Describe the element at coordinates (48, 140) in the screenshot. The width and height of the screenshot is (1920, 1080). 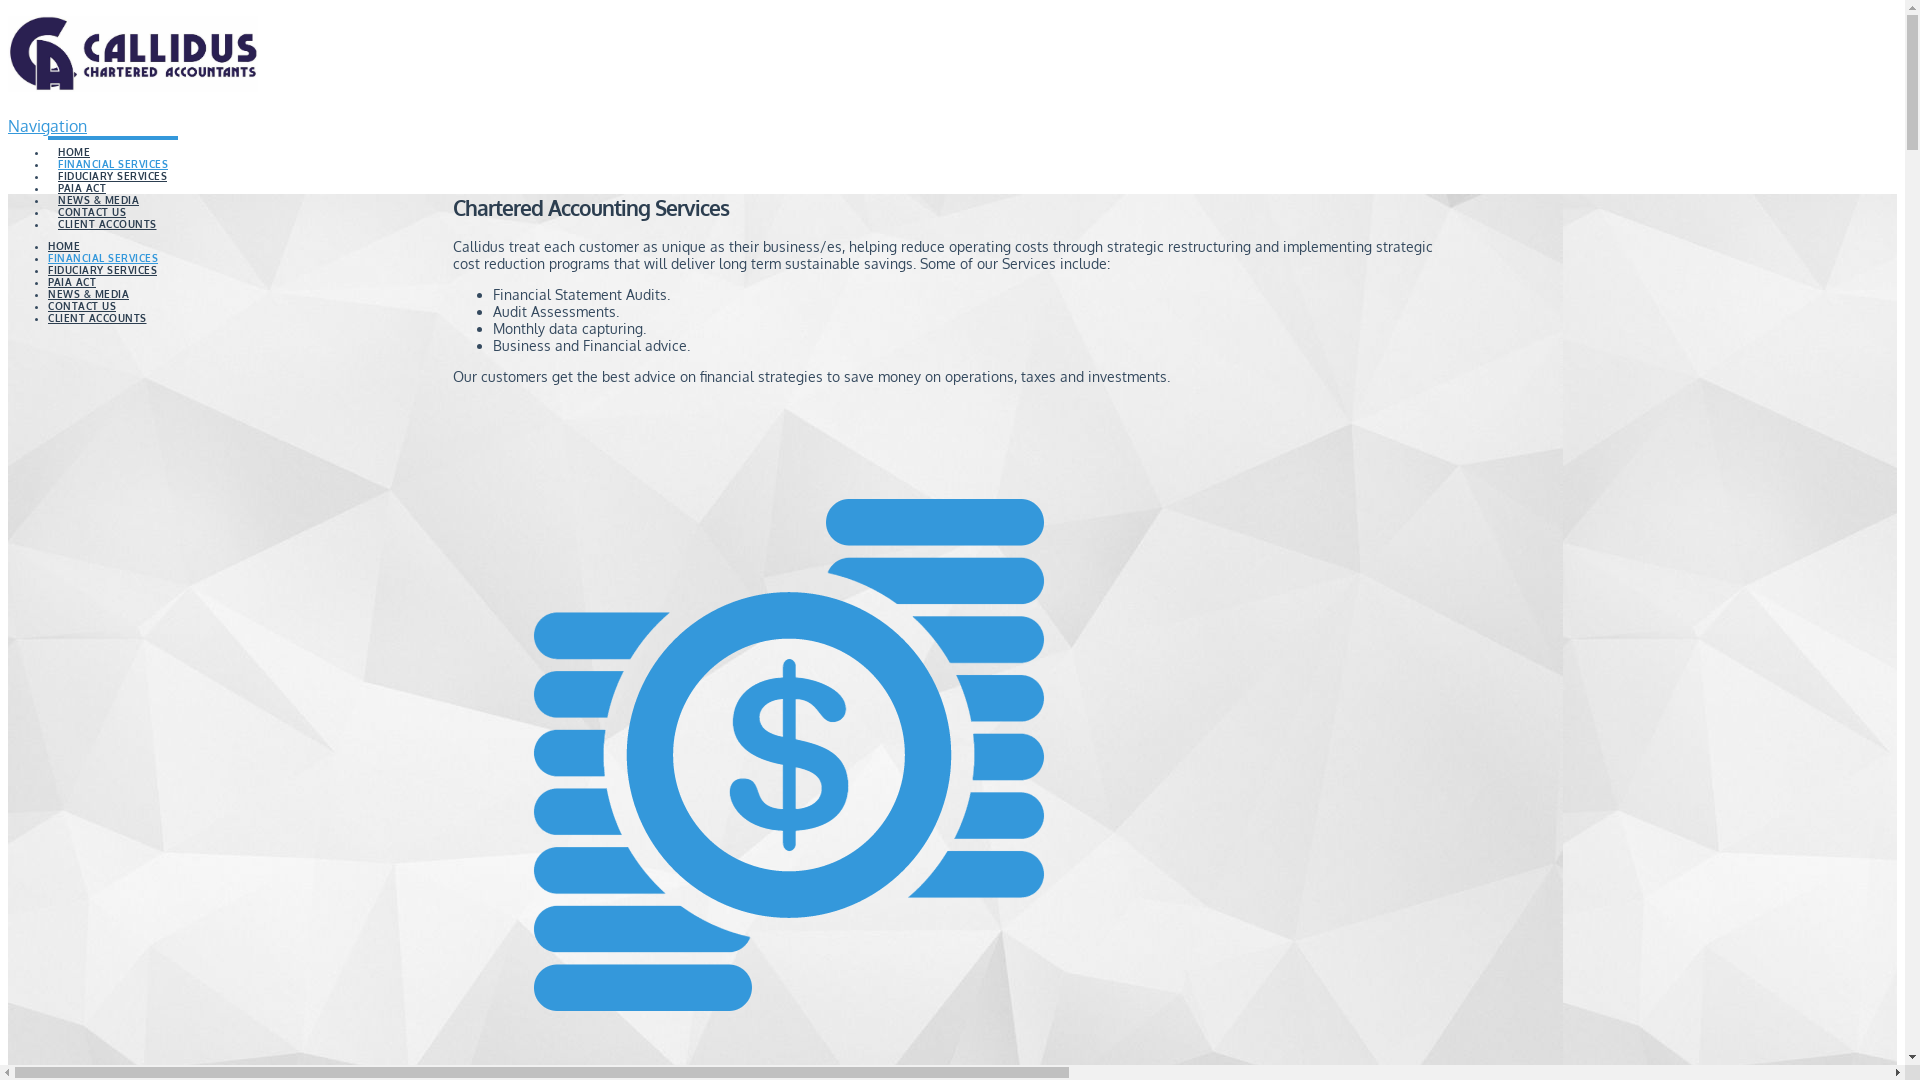
I see `'HOME'` at that location.